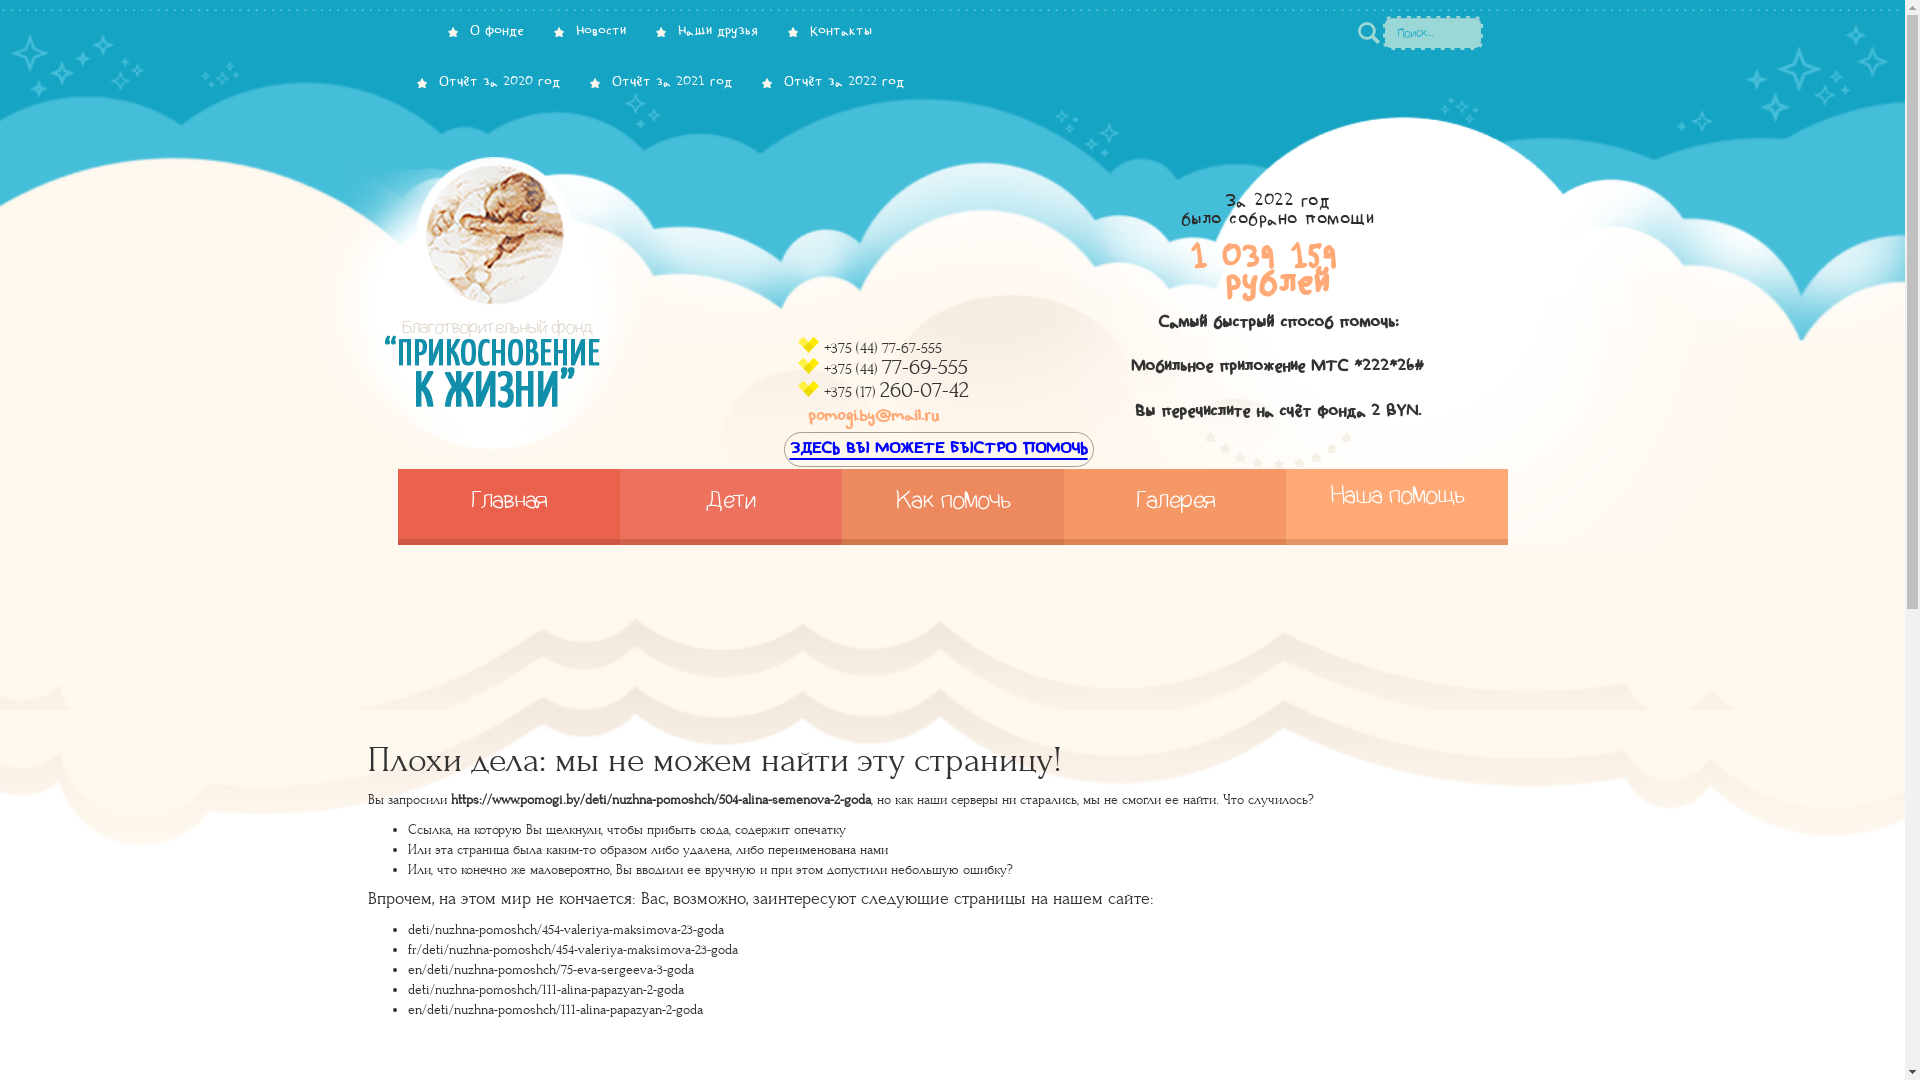  What do you see at coordinates (546, 990) in the screenshot?
I see `'deti/nuzhna-pomoshch/111-alina-papazyan-2-goda'` at bounding box center [546, 990].